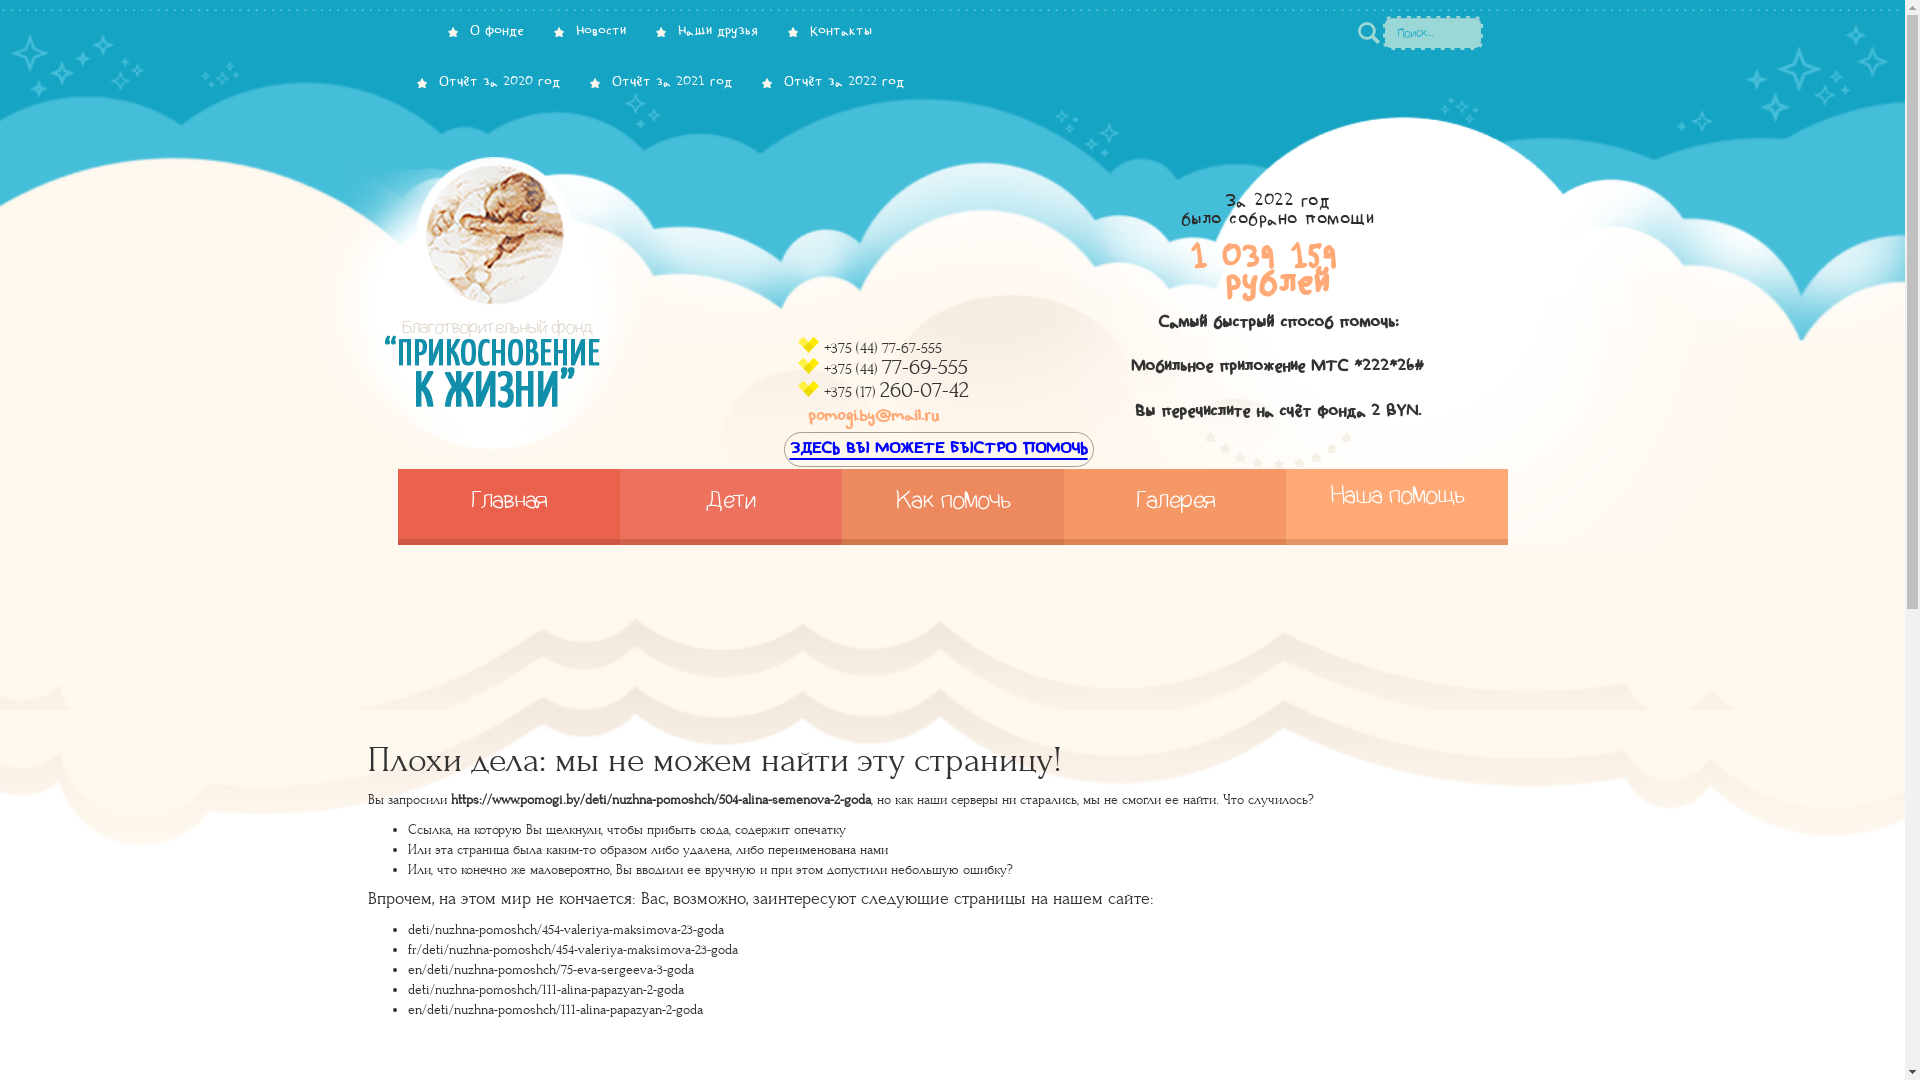  What do you see at coordinates (546, 990) in the screenshot?
I see `'deti/nuzhna-pomoshch/111-alina-papazyan-2-goda'` at bounding box center [546, 990].